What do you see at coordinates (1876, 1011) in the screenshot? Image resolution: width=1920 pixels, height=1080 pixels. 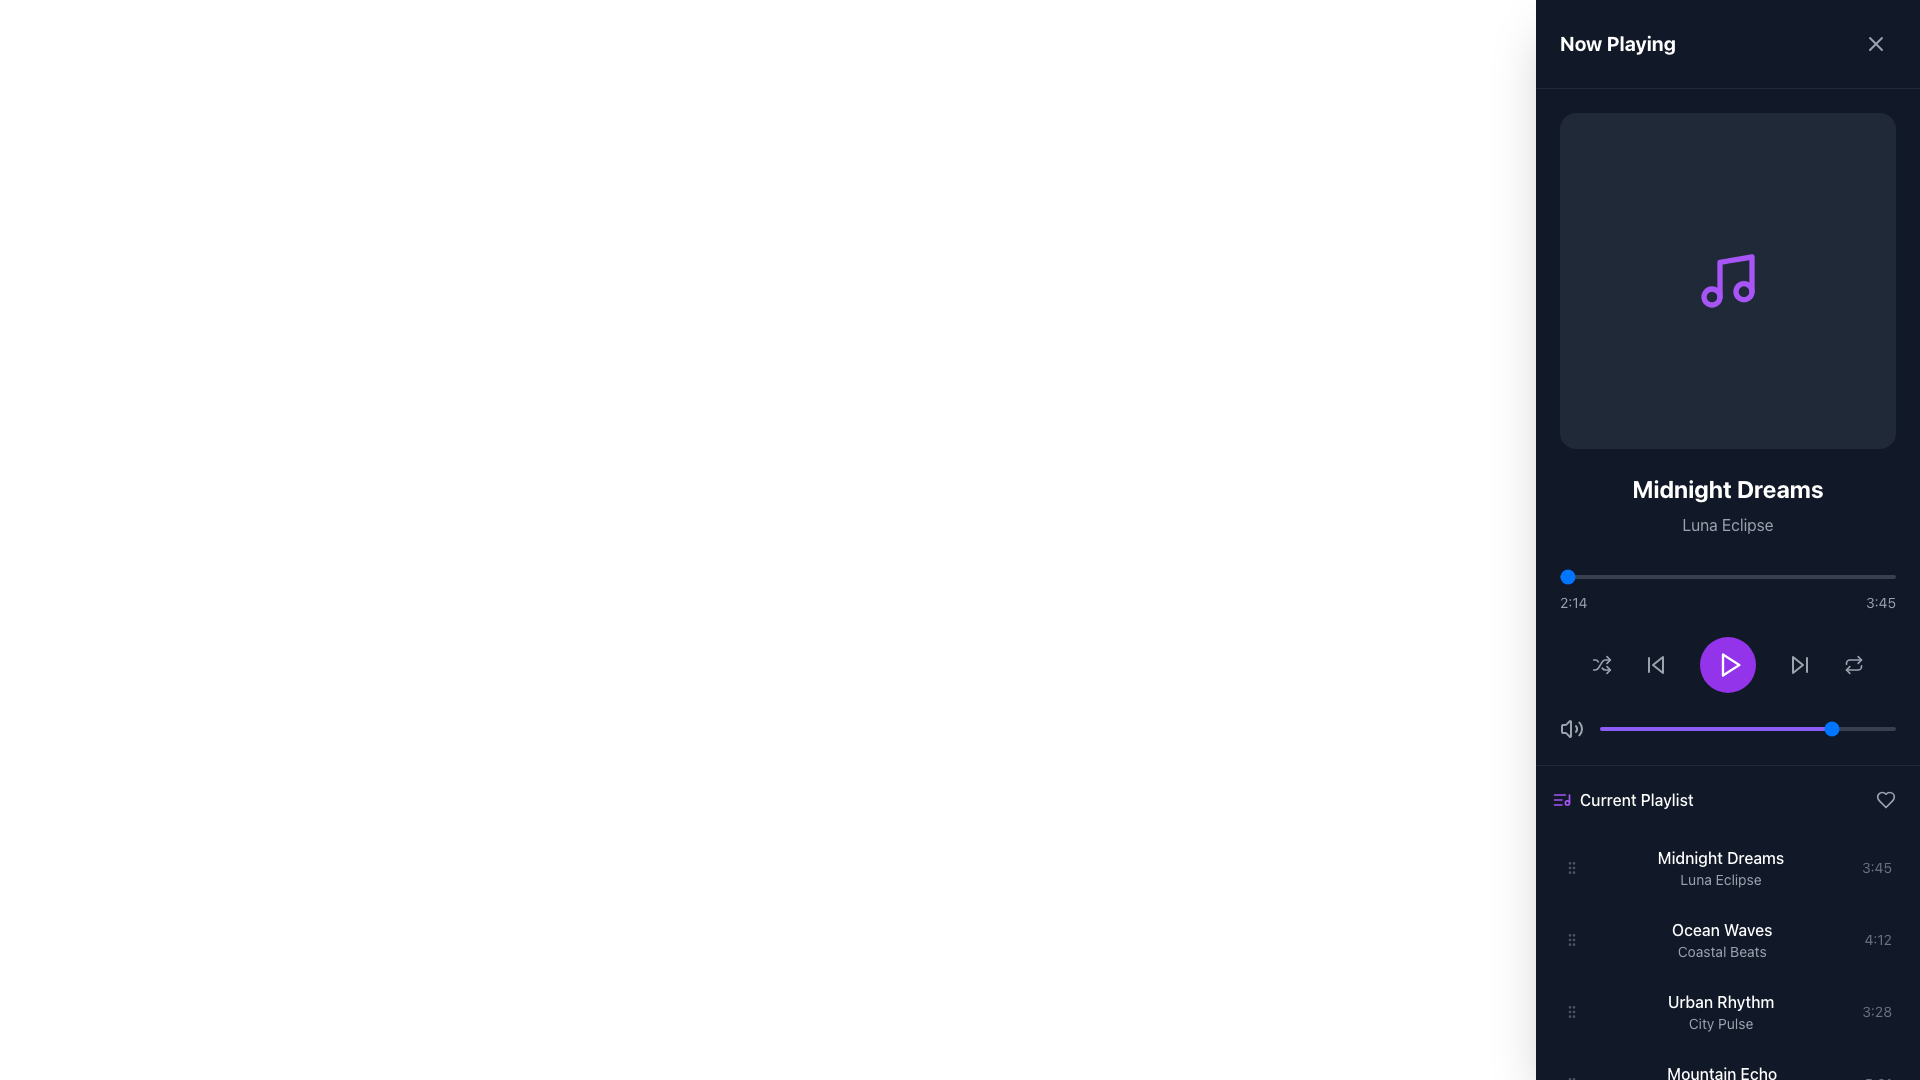 I see `the text label displaying the duration of the song 'Urban Rhythm' in the playlist, which is located at the rightmost end of the playlist cell` at bounding box center [1876, 1011].